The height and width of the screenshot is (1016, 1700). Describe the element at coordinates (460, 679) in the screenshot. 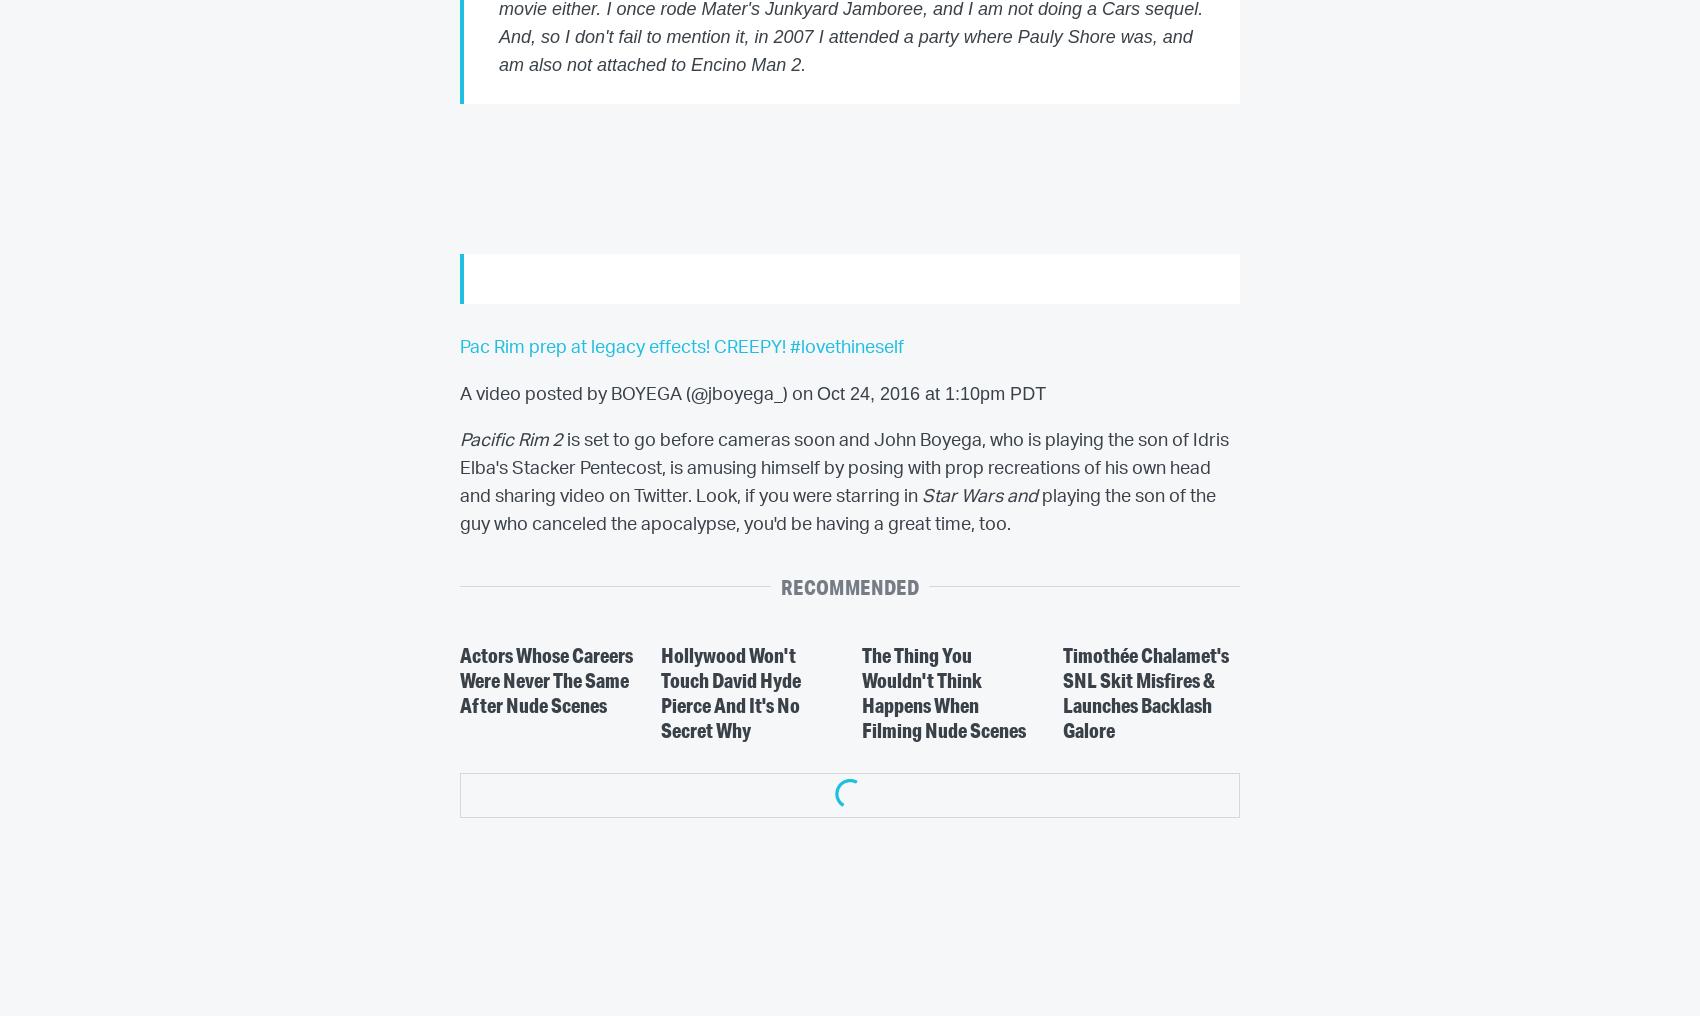

I see `'Actors Whose Careers Were Never The Same After Nude Scenes'` at that location.